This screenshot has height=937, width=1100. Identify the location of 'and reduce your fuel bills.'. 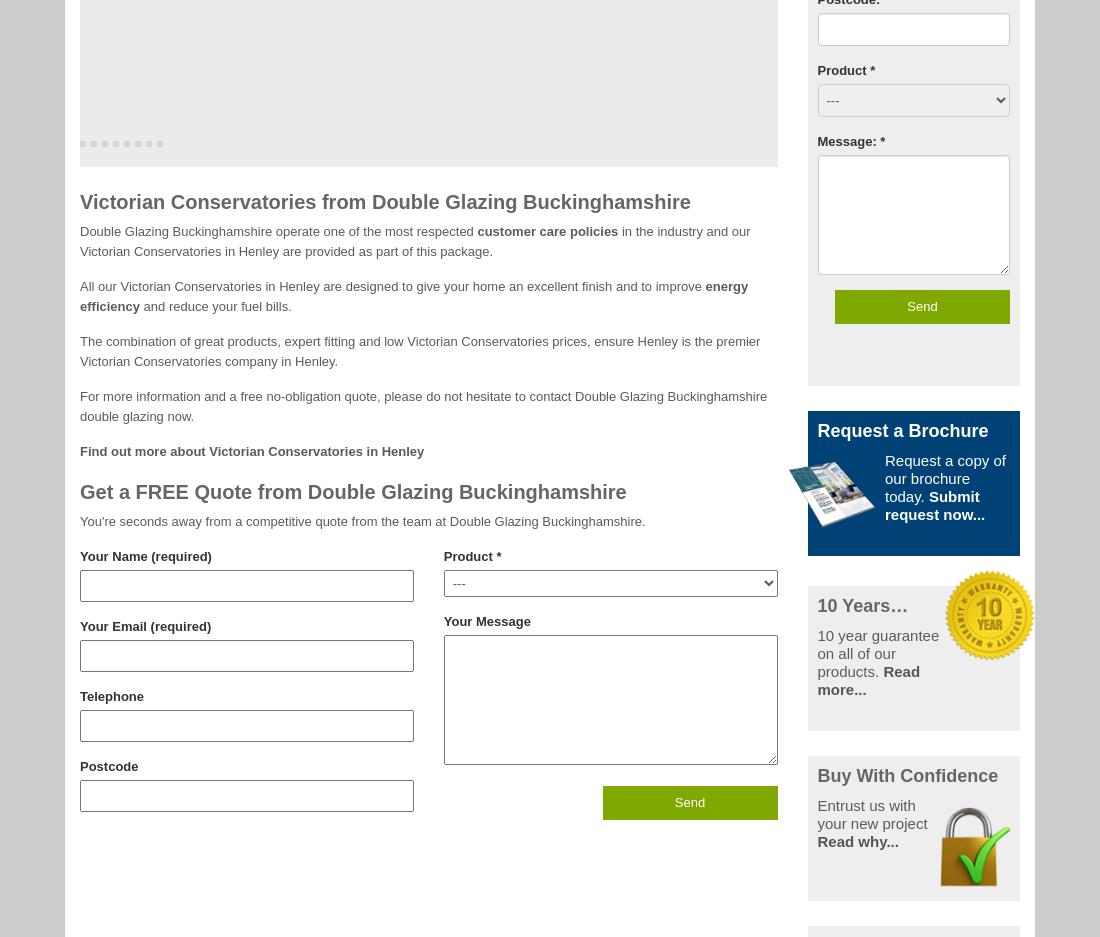
(215, 304).